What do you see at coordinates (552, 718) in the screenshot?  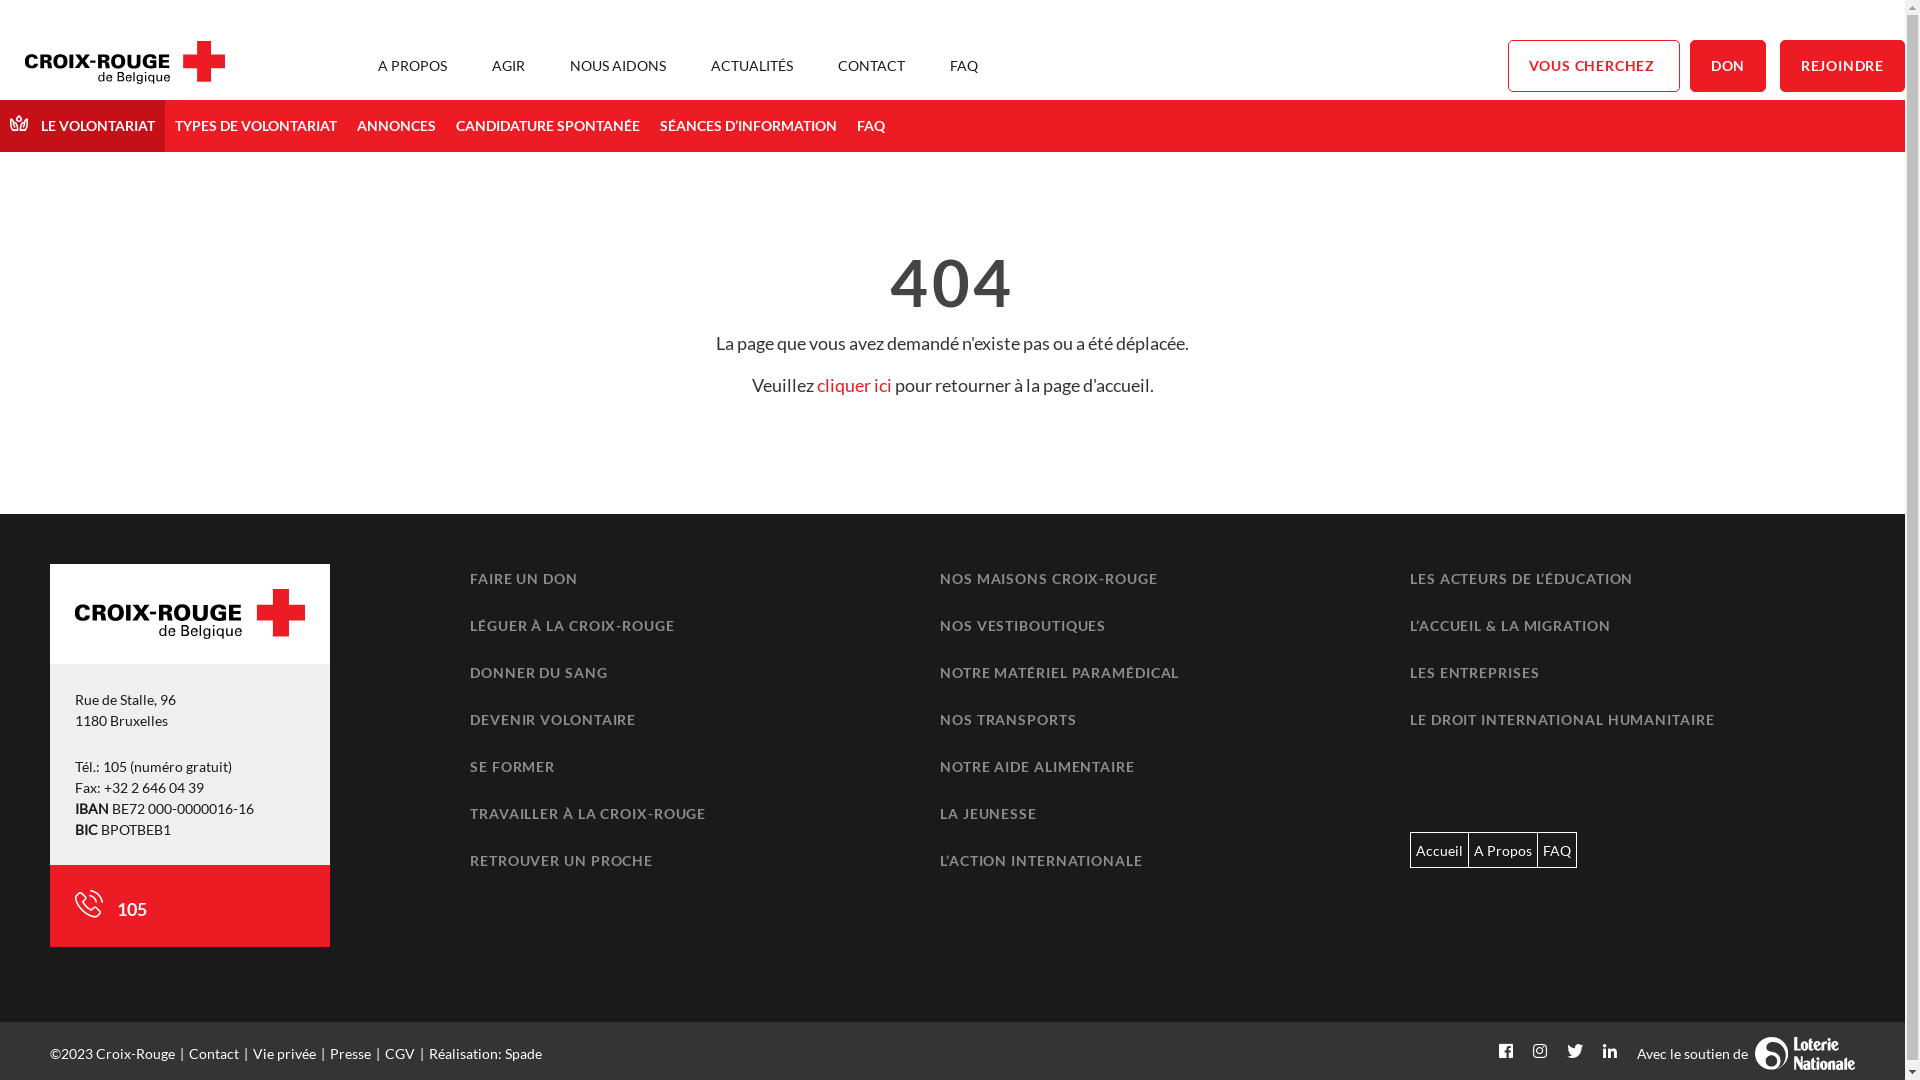 I see `'DEVENIR VOLONTAIRE'` at bounding box center [552, 718].